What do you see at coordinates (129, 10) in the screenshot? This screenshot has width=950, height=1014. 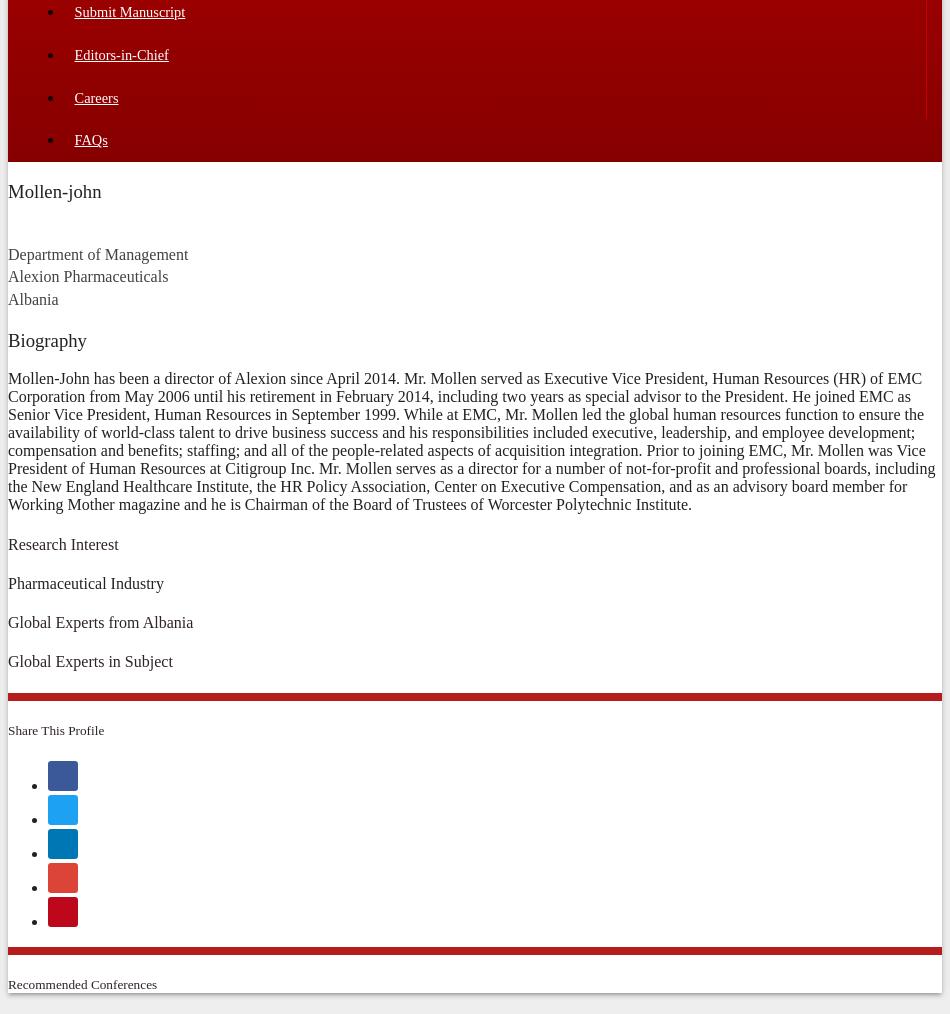 I see `'Submit Manuscript'` at bounding box center [129, 10].